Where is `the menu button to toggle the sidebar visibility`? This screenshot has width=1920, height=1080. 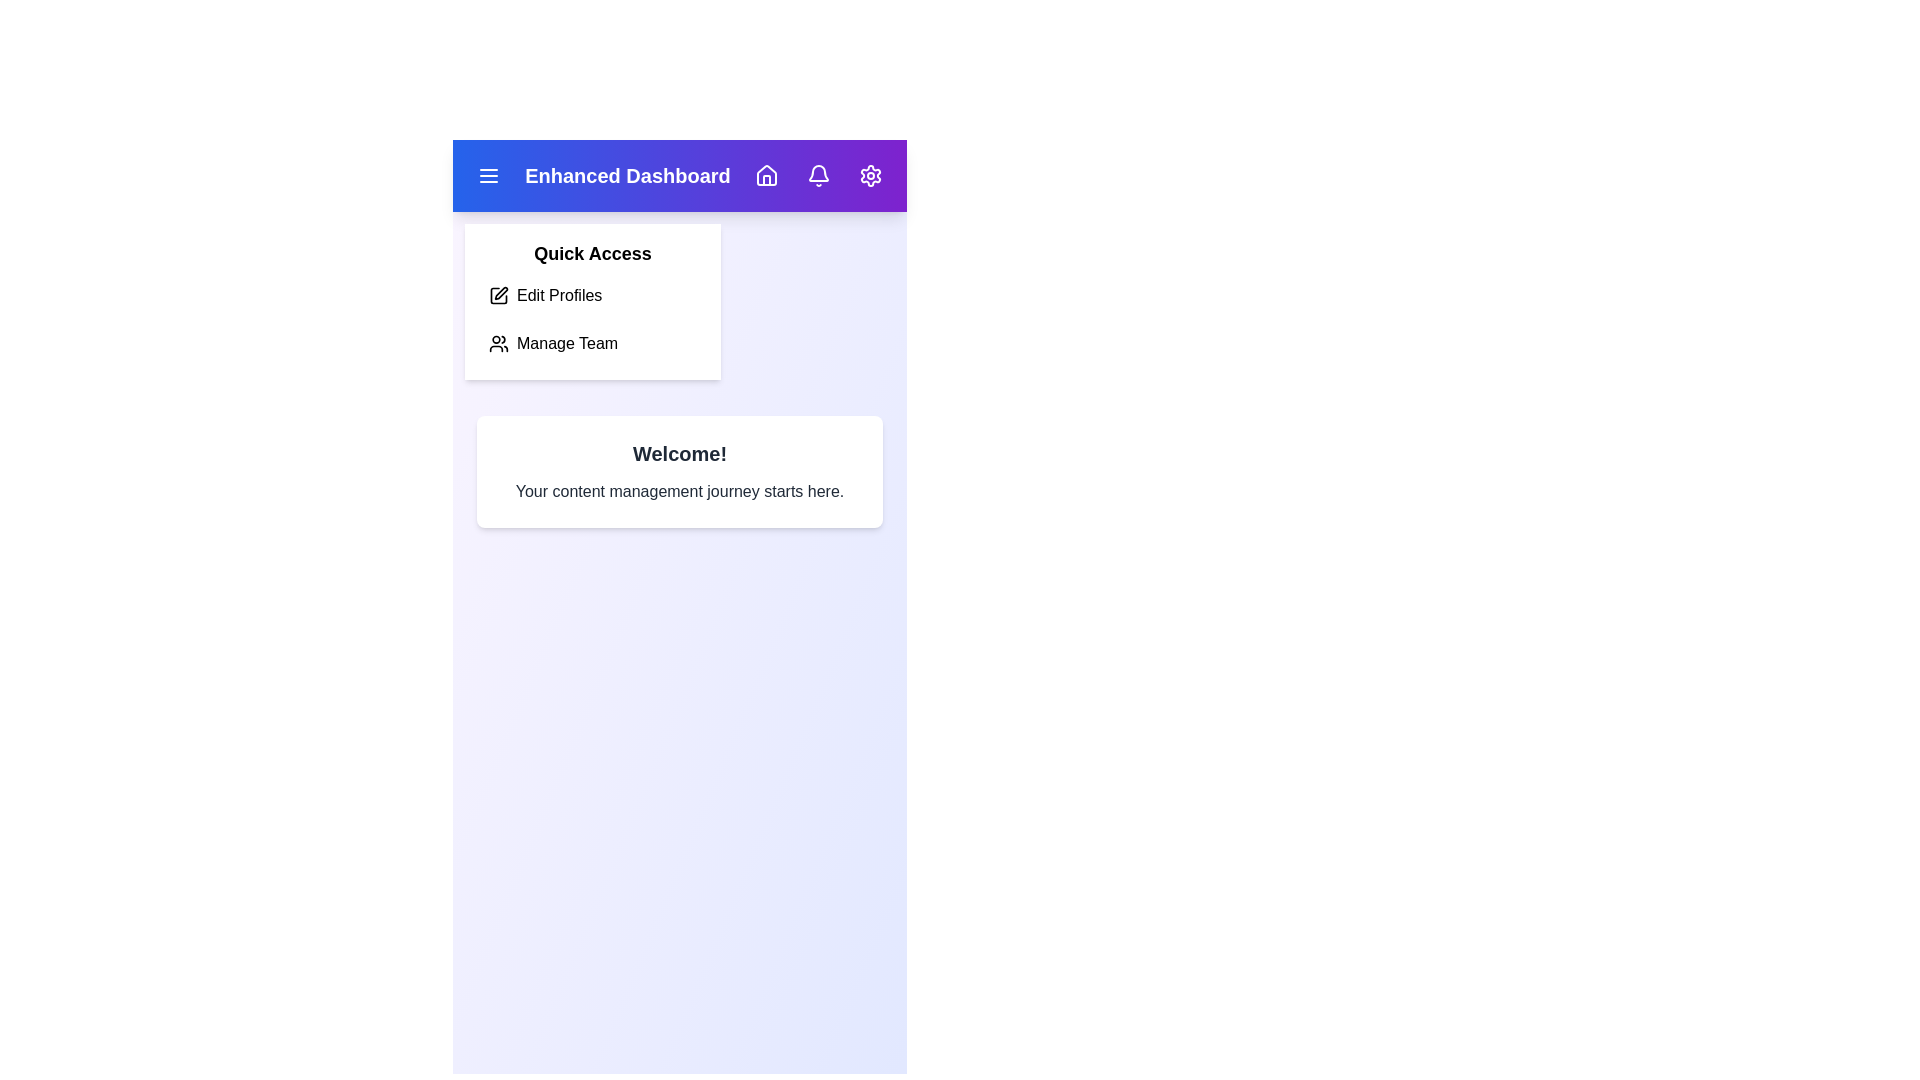
the menu button to toggle the sidebar visibility is located at coordinates (489, 175).